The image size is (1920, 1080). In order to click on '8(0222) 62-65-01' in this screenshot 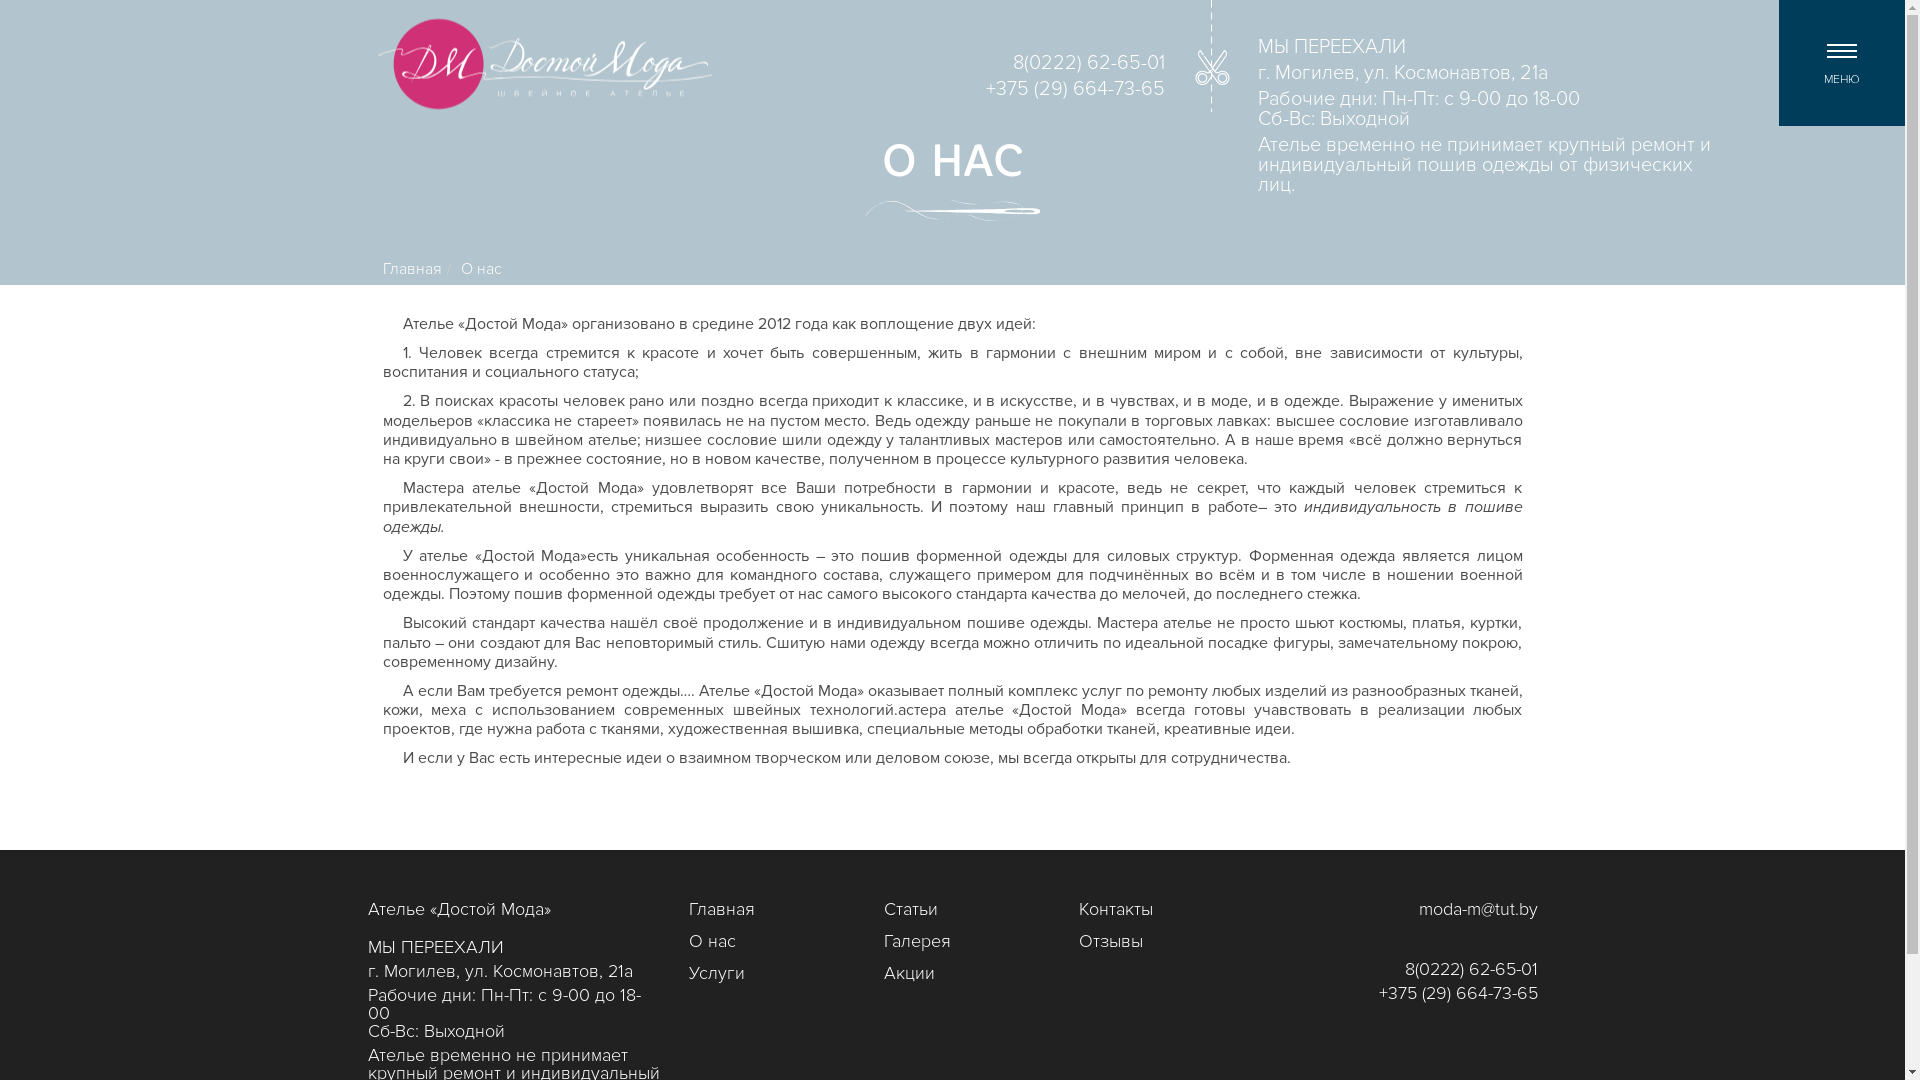, I will do `click(1470, 969)`.